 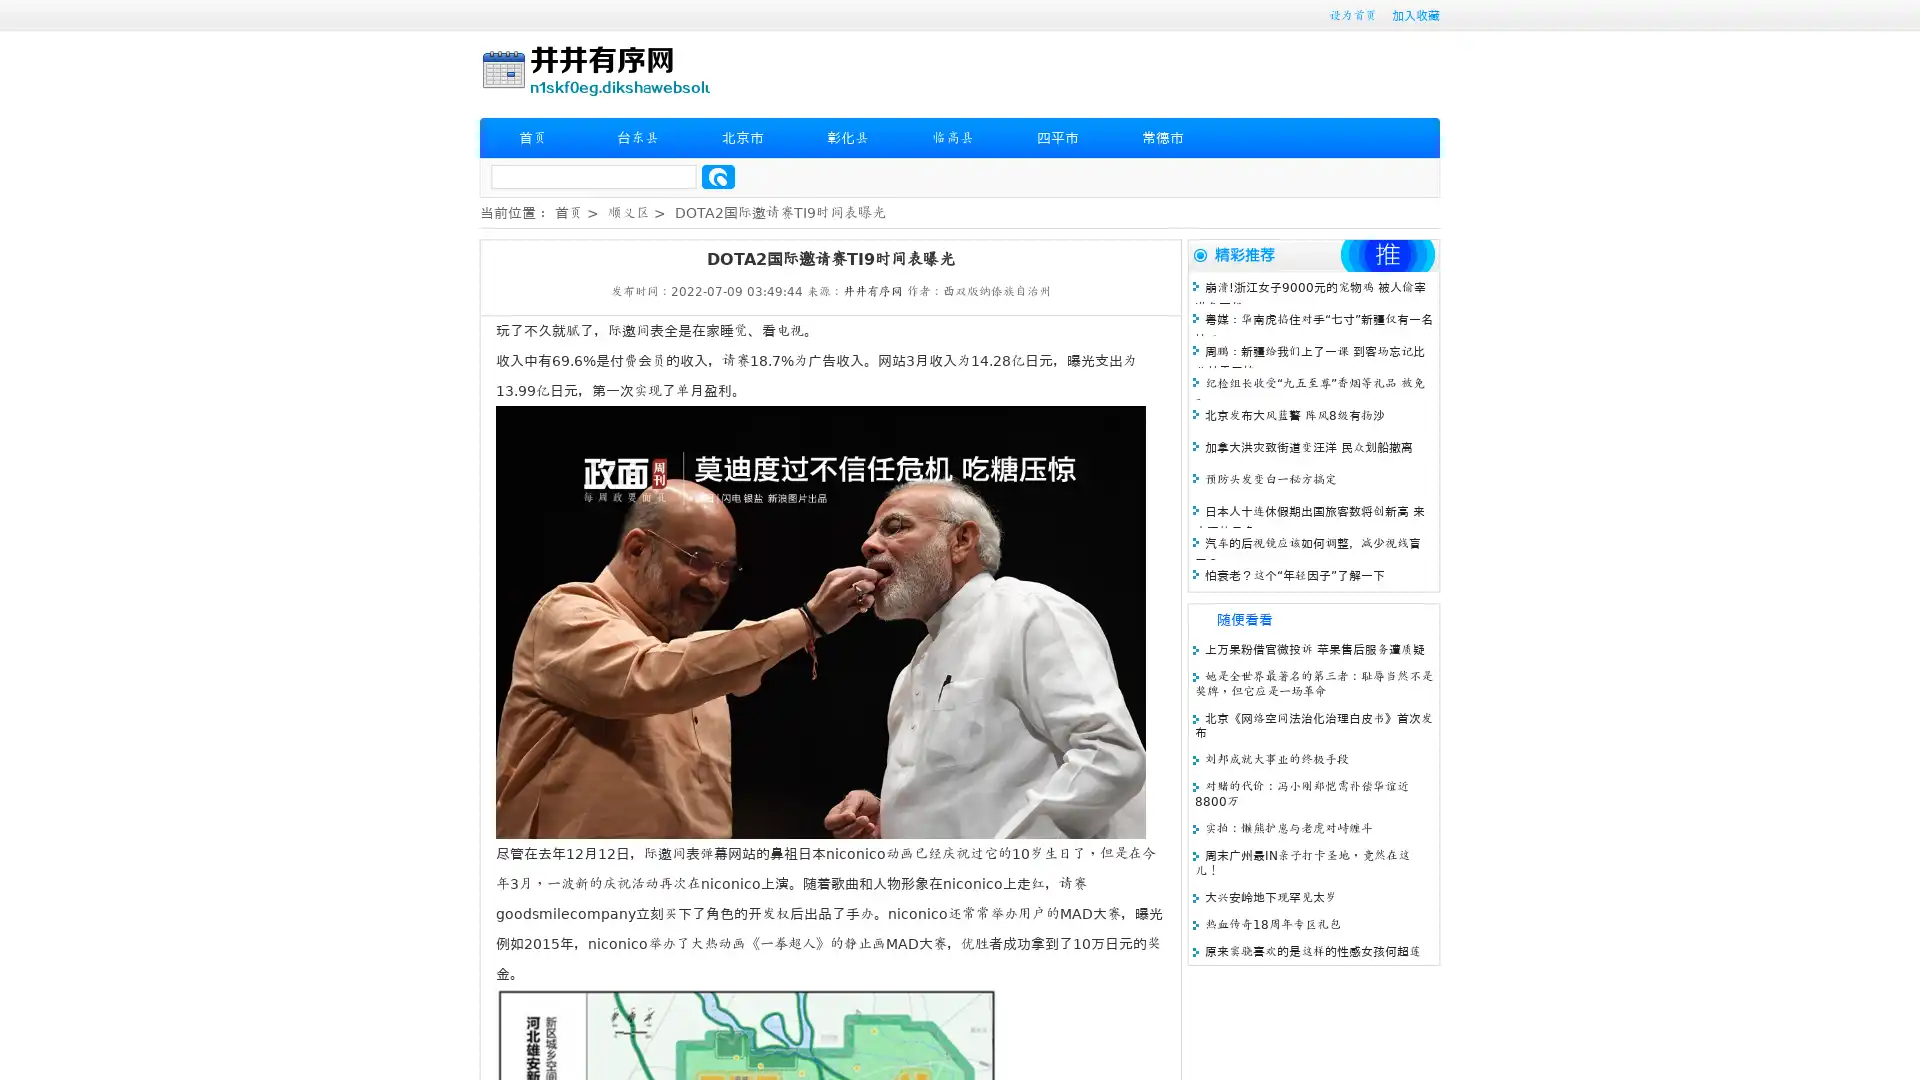 What do you see at coordinates (718, 176) in the screenshot?
I see `Search` at bounding box center [718, 176].